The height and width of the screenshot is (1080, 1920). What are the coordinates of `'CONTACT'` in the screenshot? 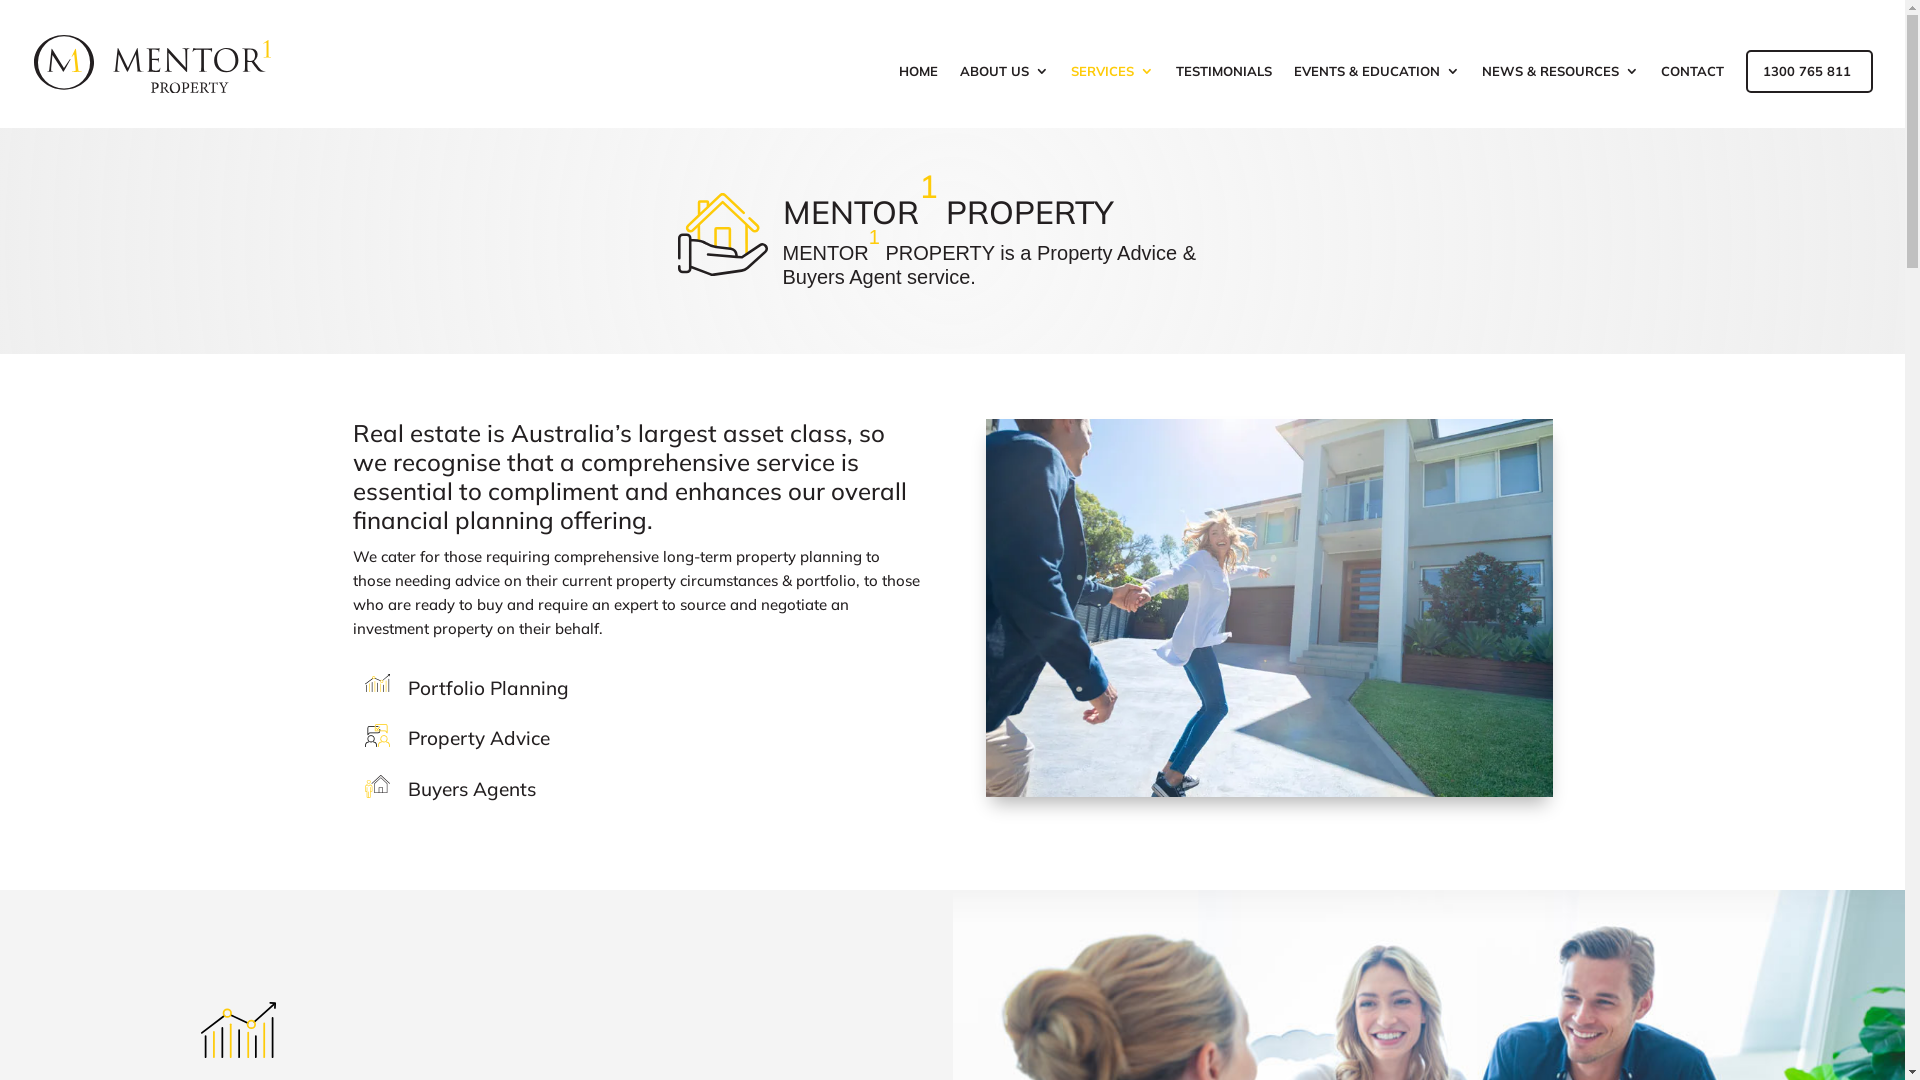 It's located at (1691, 96).